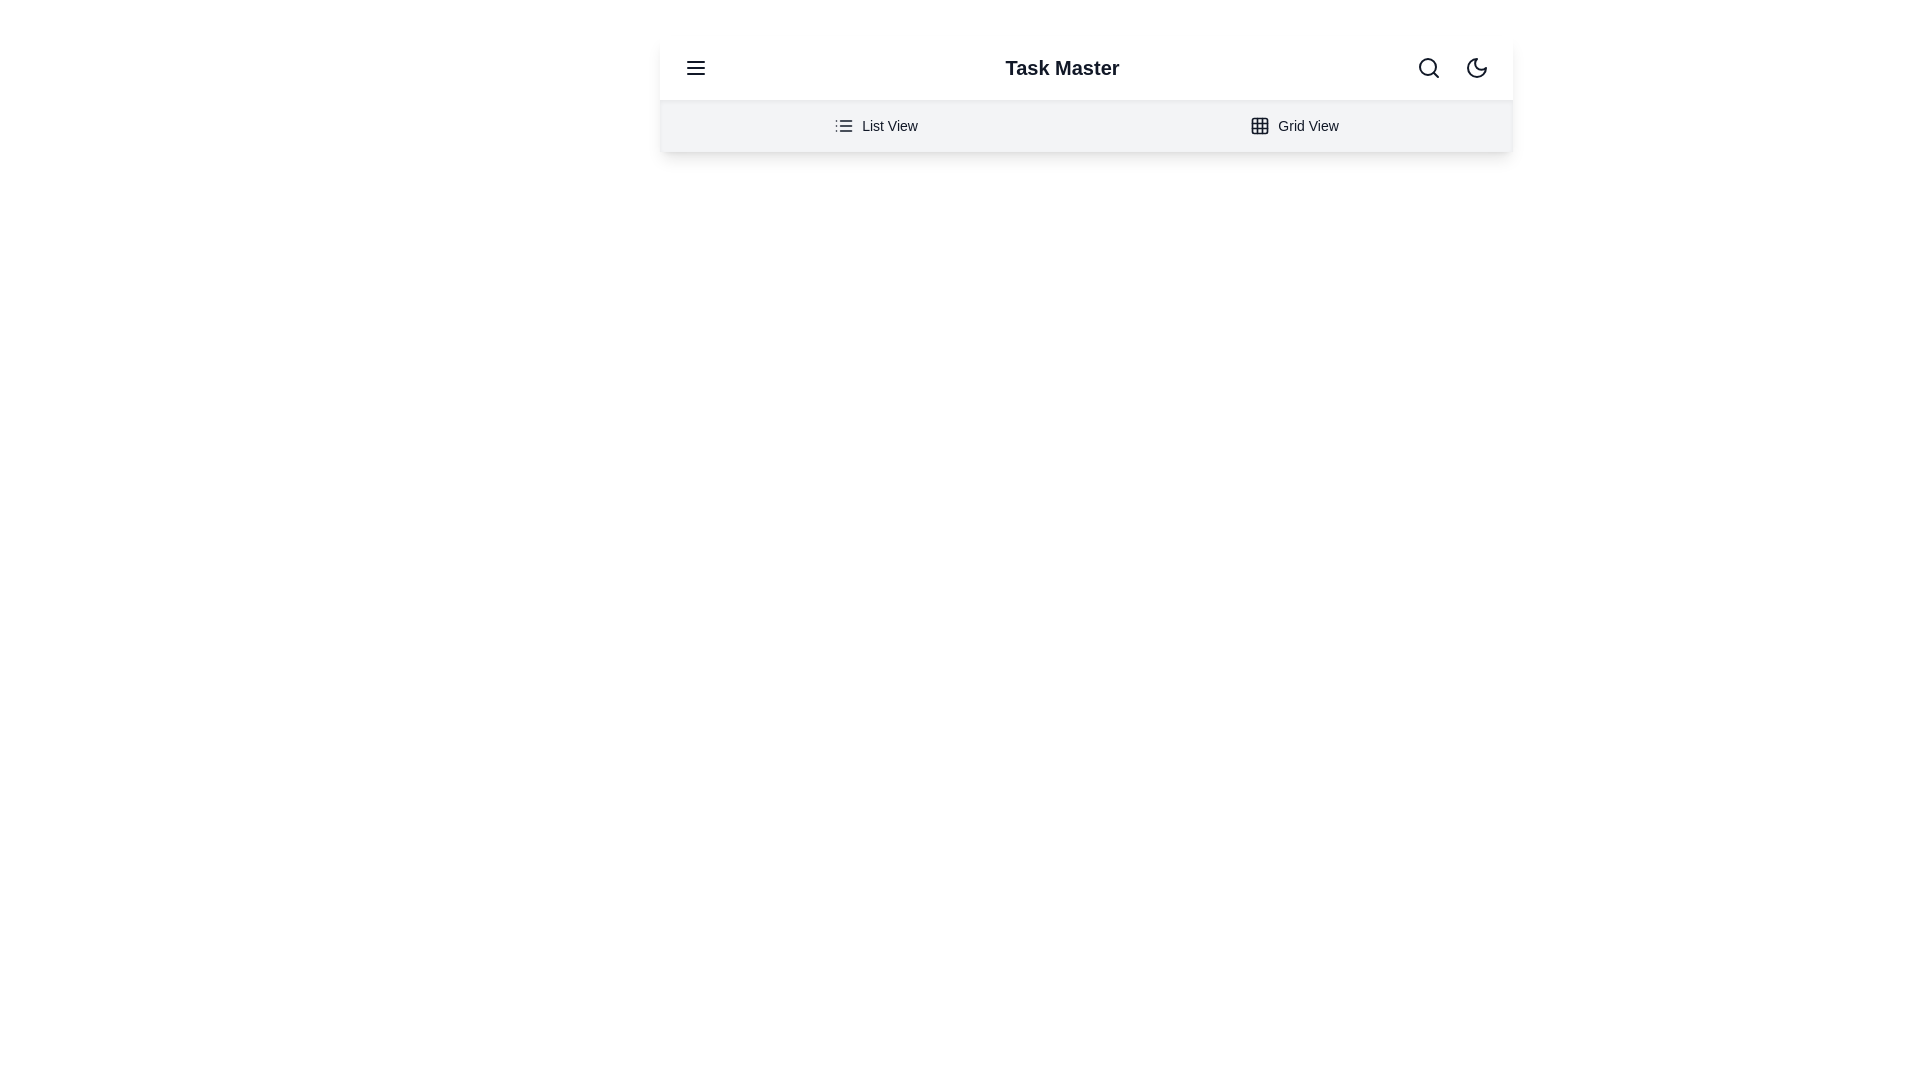 The width and height of the screenshot is (1920, 1080). I want to click on the 'Grid View' option in the navigation menu, so click(1294, 126).